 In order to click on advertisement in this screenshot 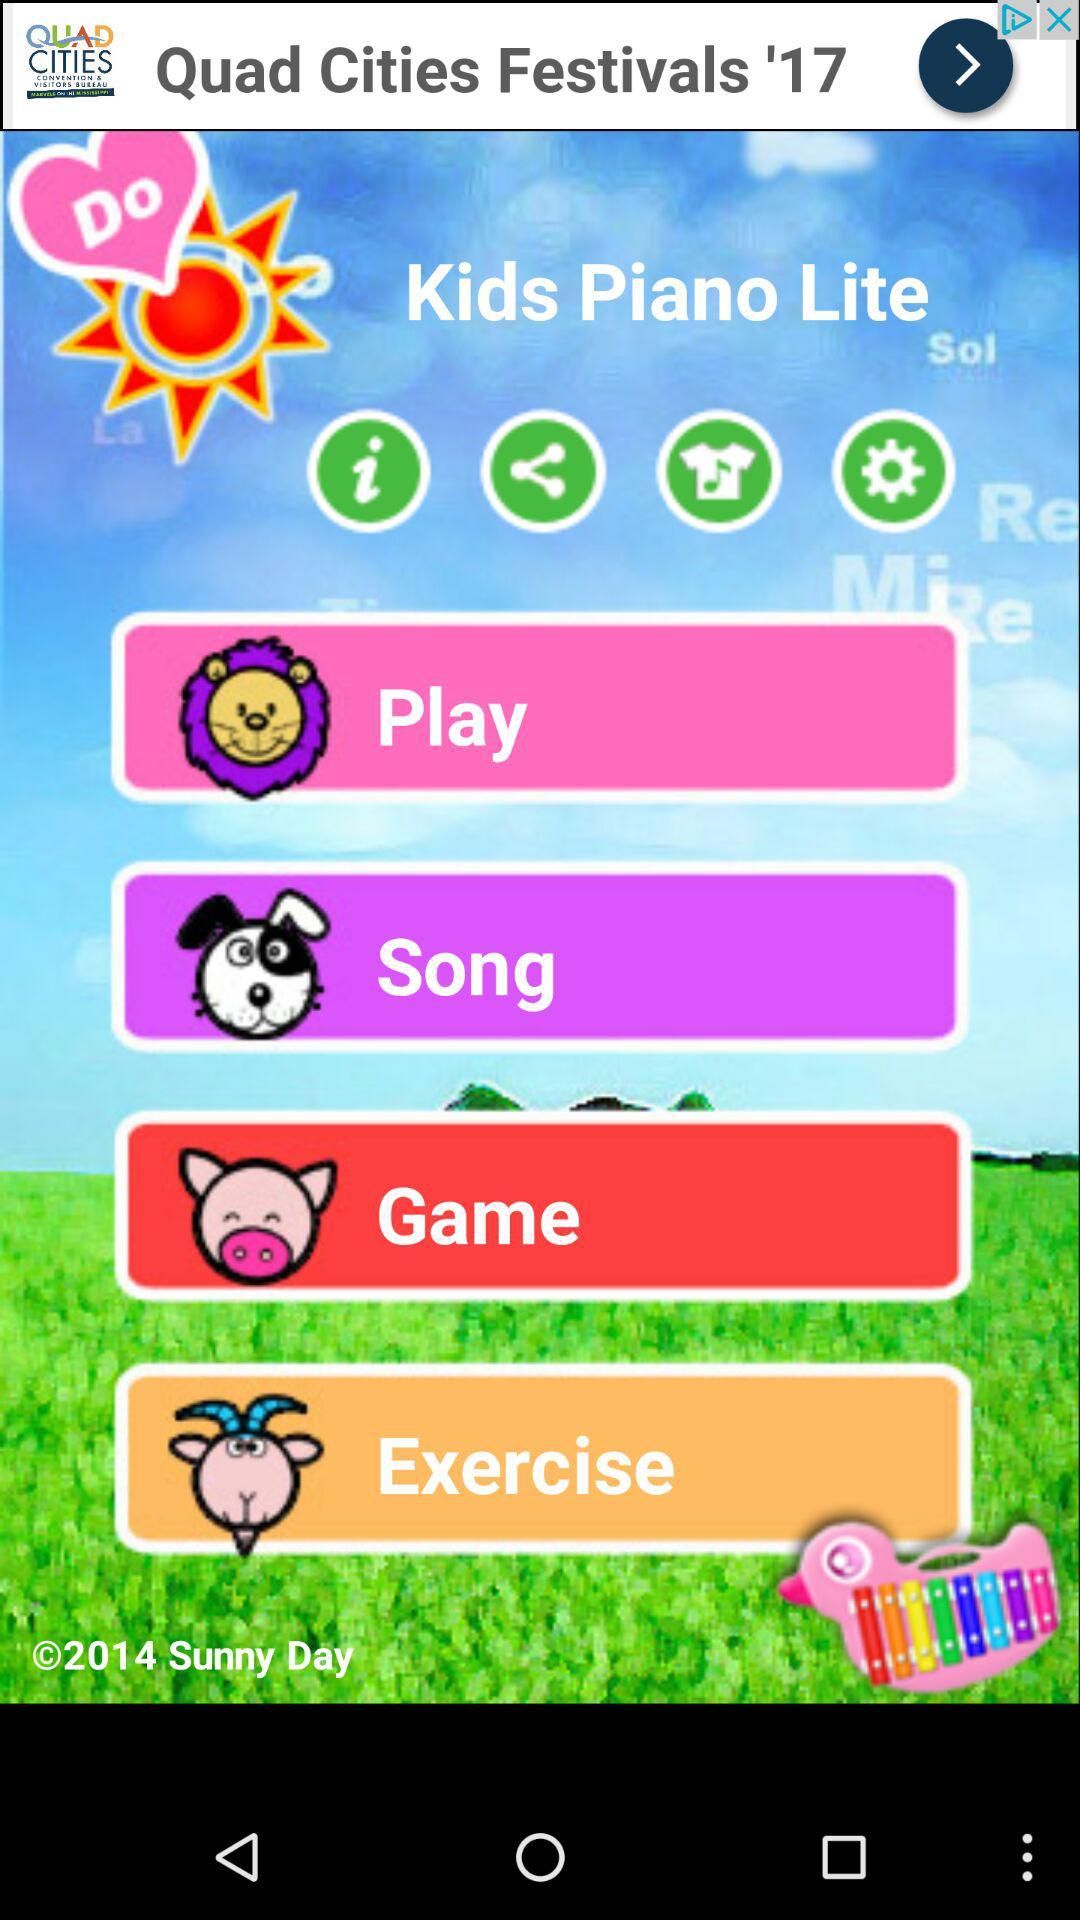, I will do `click(153, 18)`.